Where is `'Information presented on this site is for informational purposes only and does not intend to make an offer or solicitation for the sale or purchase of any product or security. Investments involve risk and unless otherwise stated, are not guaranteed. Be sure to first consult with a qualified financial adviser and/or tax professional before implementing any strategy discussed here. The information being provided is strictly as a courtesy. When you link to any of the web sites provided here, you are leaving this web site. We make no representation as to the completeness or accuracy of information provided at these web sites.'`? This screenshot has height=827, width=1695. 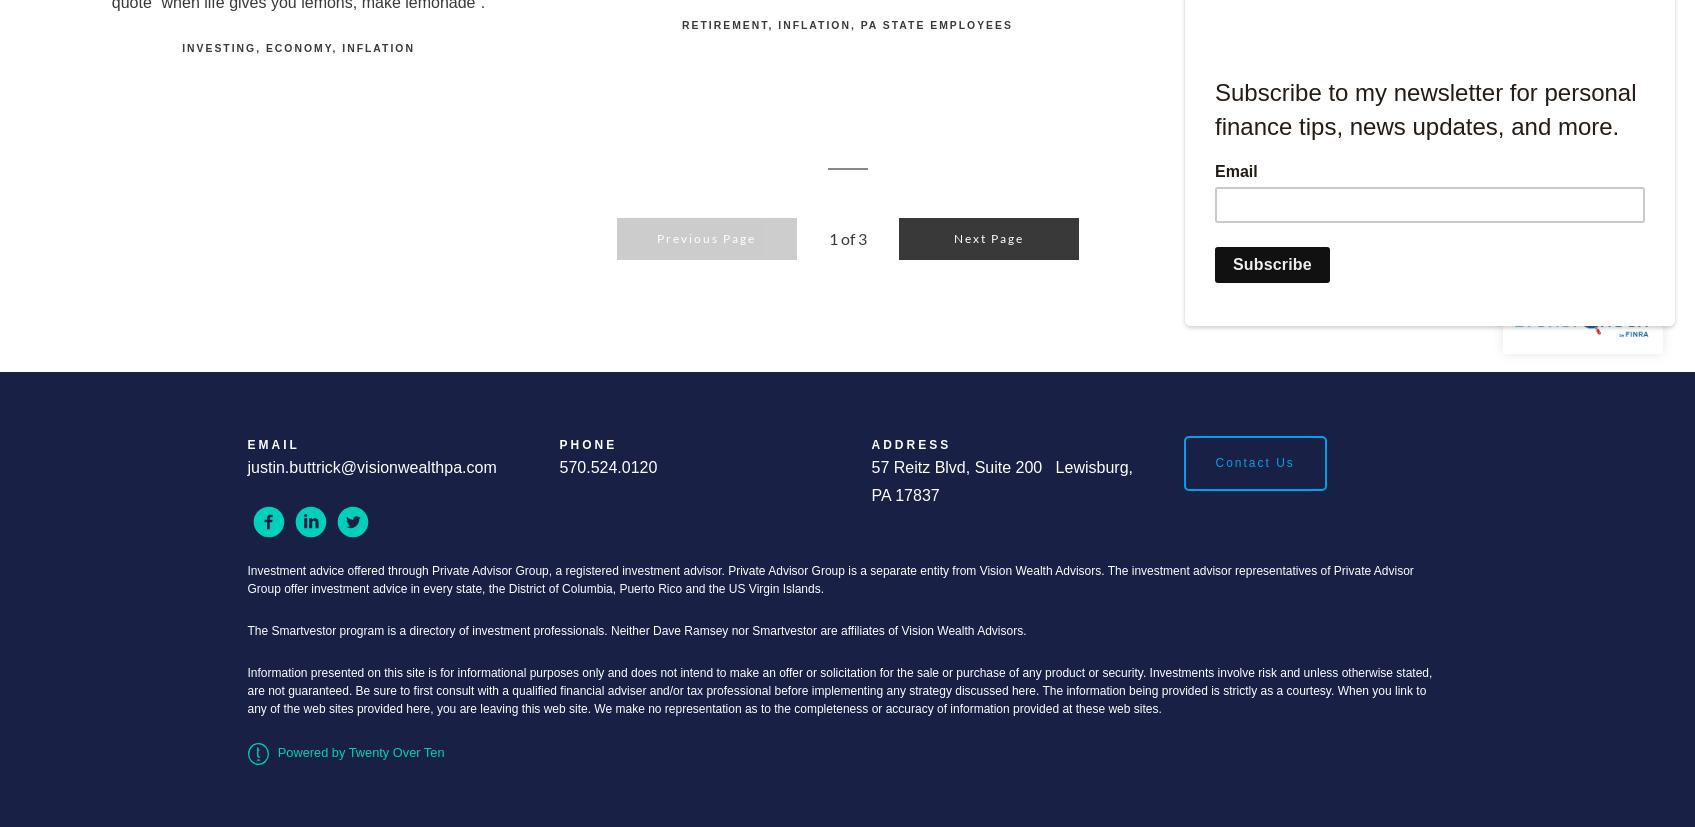 'Information presented on this site is for informational purposes only and does not intend to make an offer or solicitation for the sale or purchase of any product or security. Investments involve risk and unless otherwise stated, are not guaranteed. Be sure to first consult with a qualified financial adviser and/or tax professional before implementing any strategy discussed here. The information being provided is strictly as a courtesy. When you link to any of the web sites provided here, you are leaving this web site. We make no representation as to the completeness or accuracy of information provided at these web sites.' is located at coordinates (839, 690).